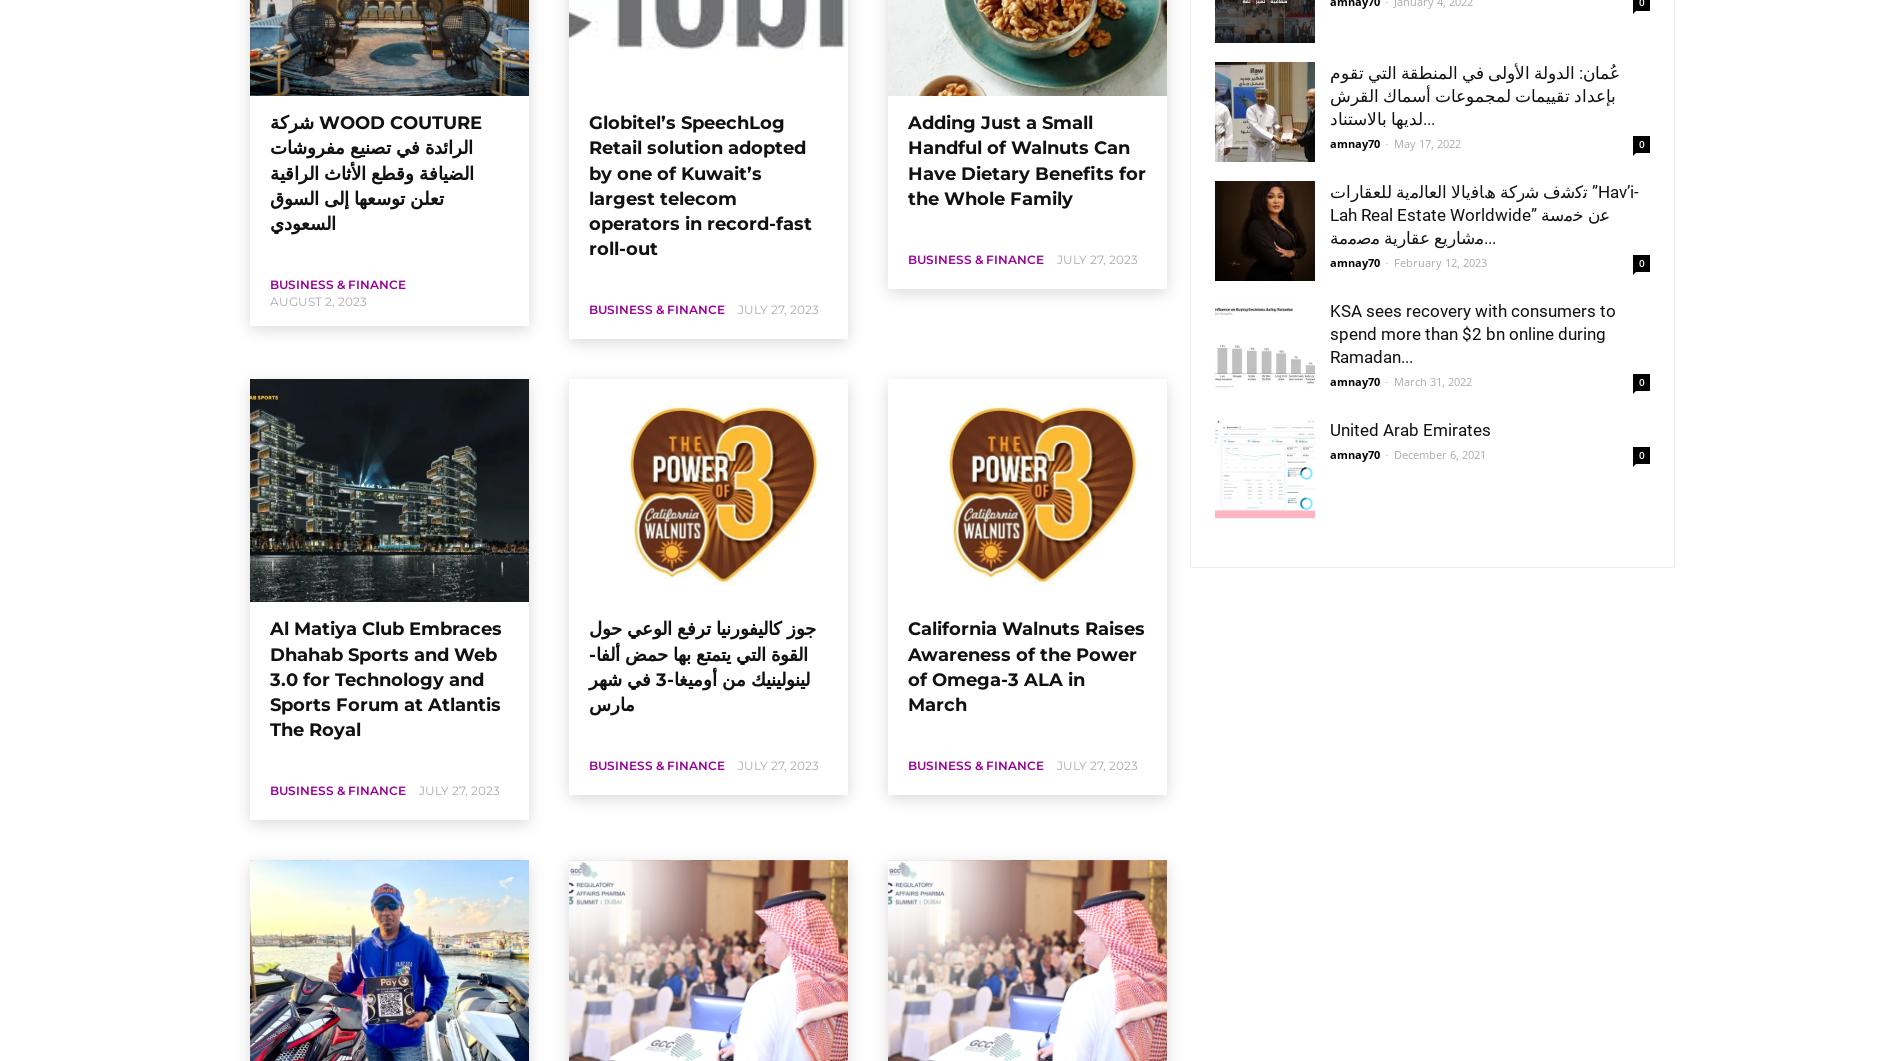 This screenshot has height=1061, width=1900. I want to click on 'KSA sees recovery with consumers to spend more than $2 bn online during Ramadan...', so click(1473, 333).